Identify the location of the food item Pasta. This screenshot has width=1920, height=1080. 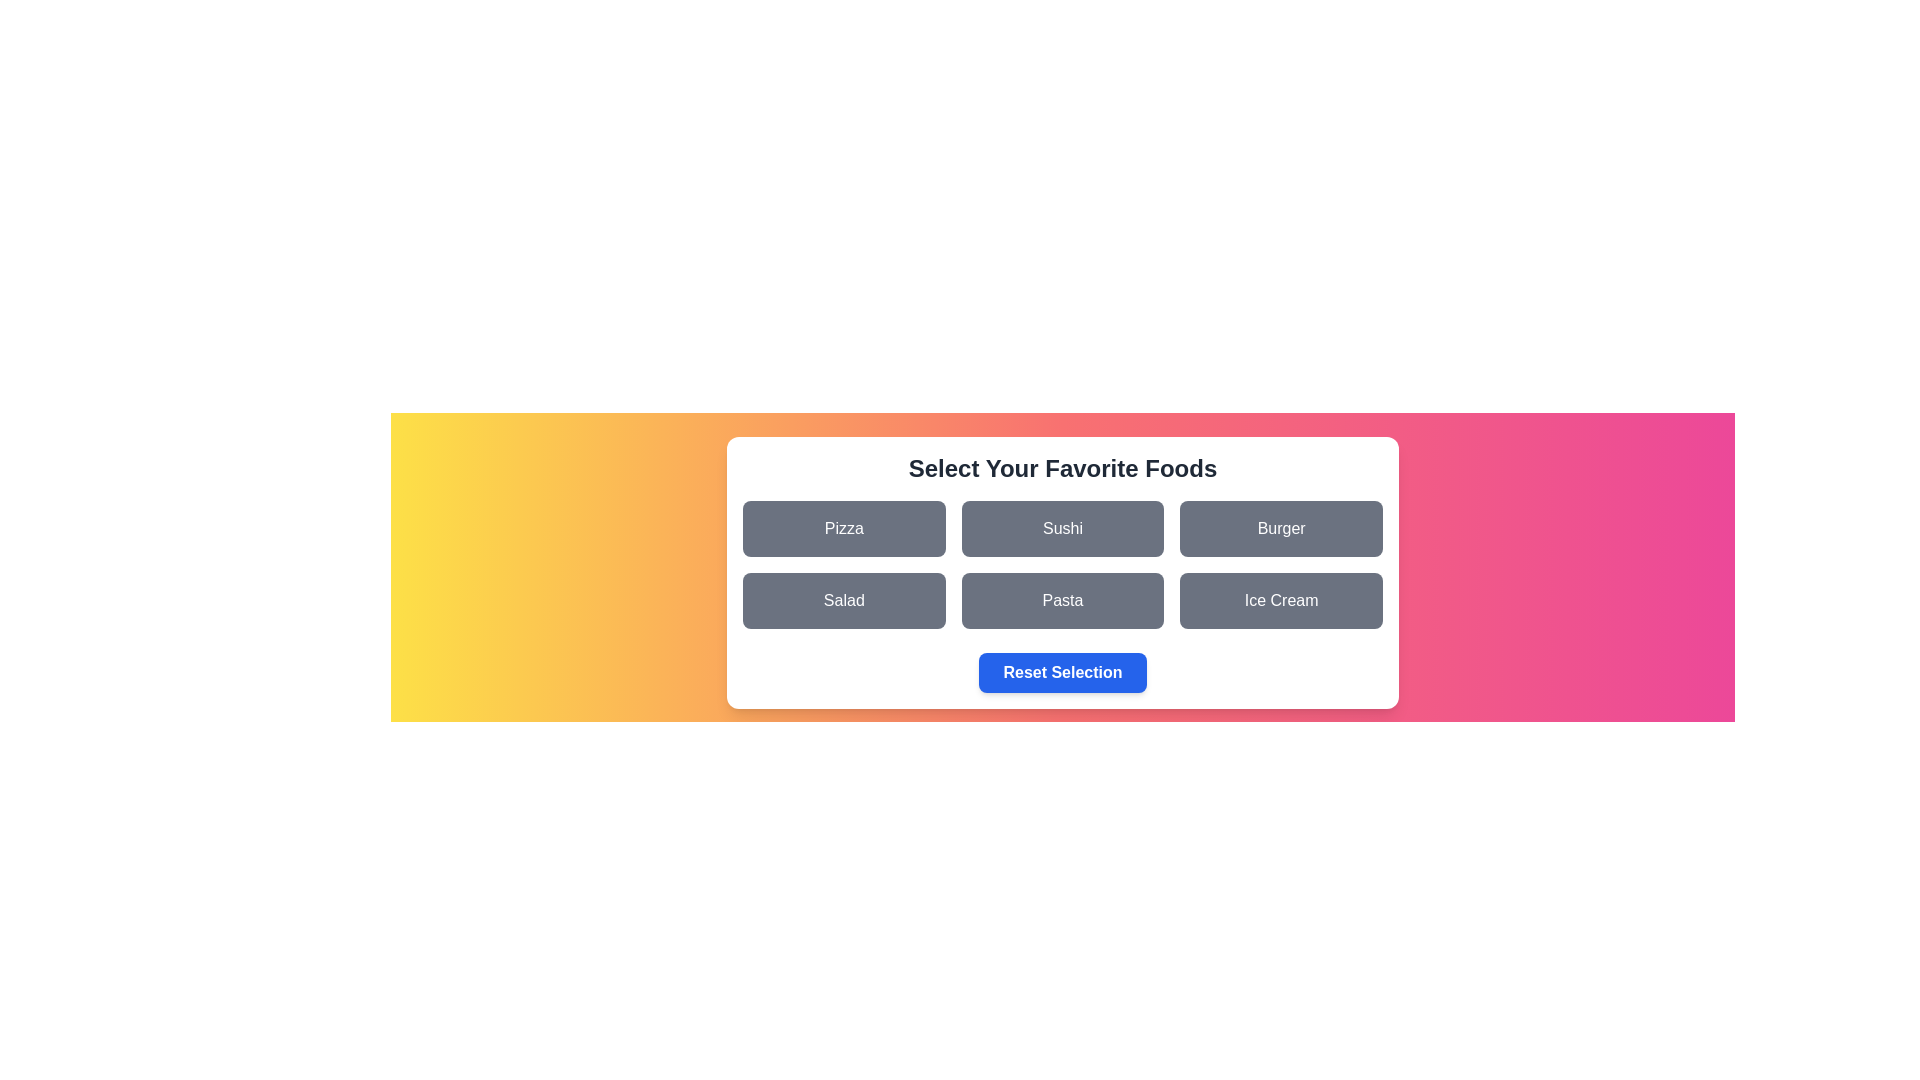
(1061, 600).